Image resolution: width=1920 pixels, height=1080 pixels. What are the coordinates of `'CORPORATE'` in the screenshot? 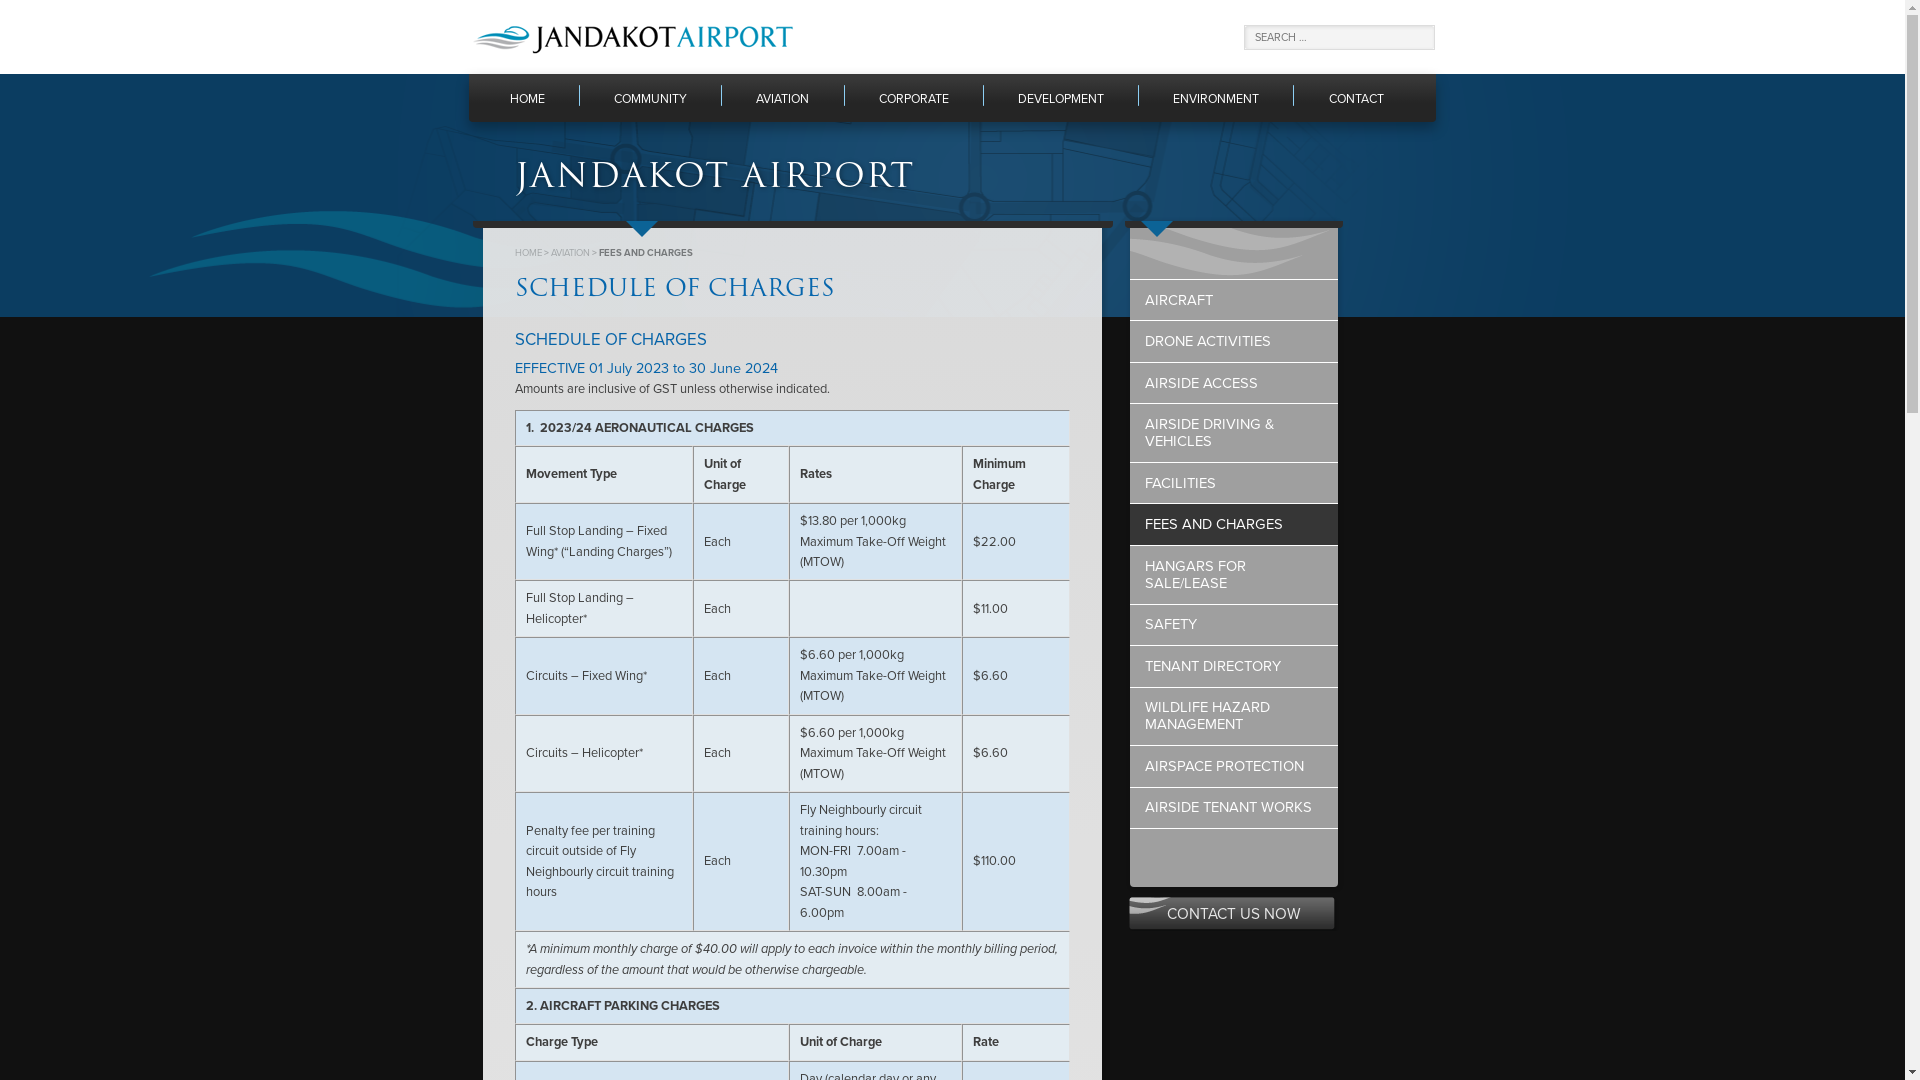 It's located at (912, 97).